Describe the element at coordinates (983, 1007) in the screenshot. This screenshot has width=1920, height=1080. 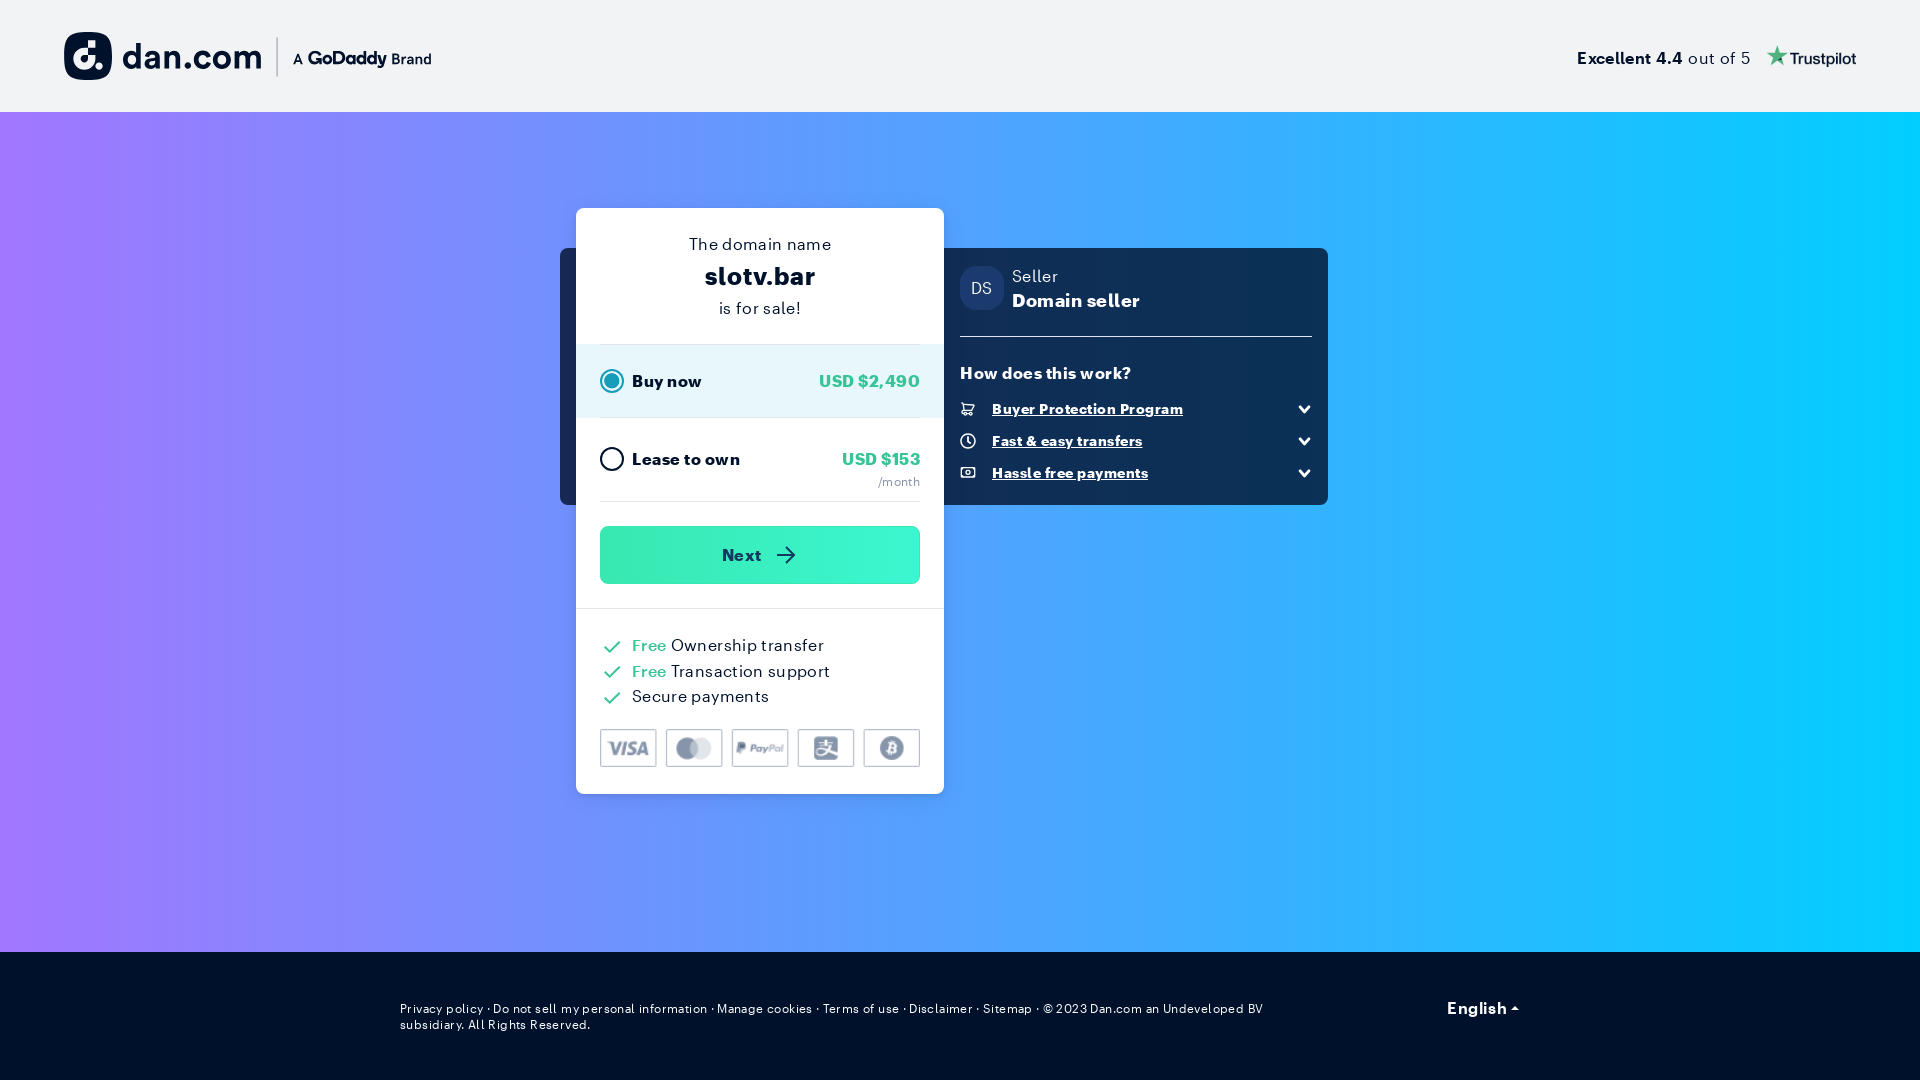
I see `'Sitemap'` at that location.